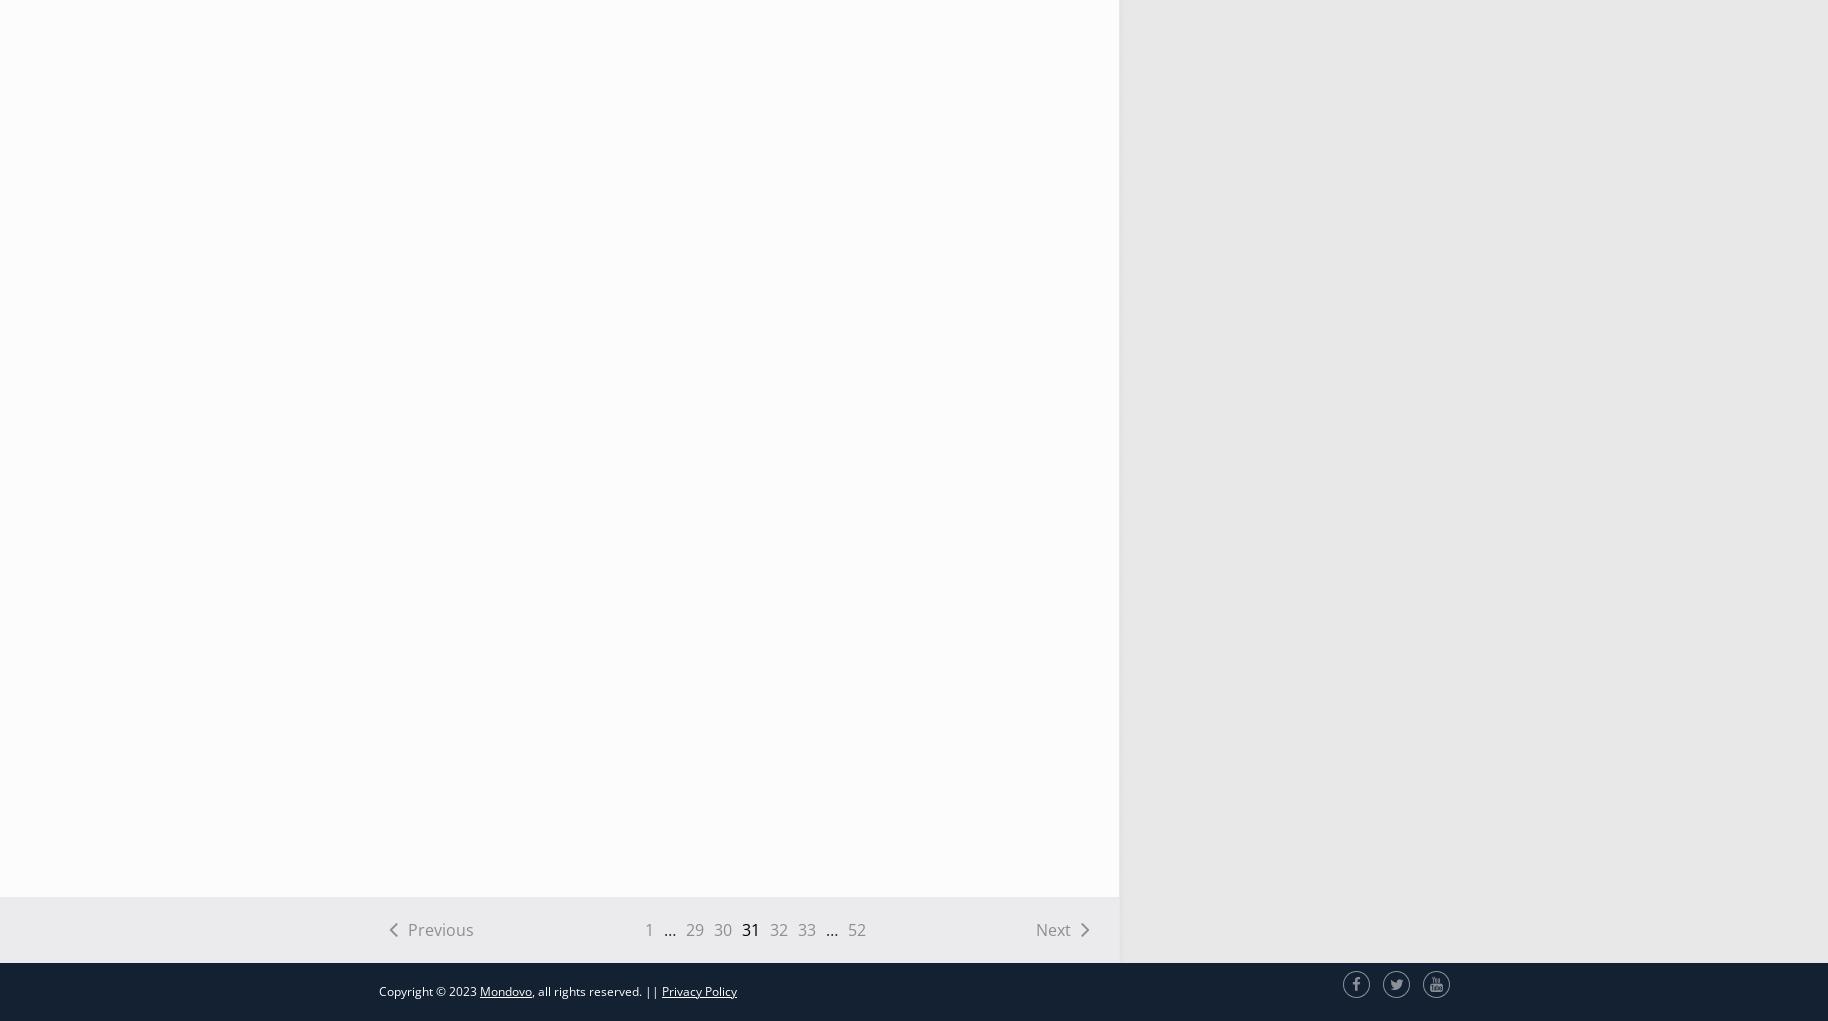 The height and width of the screenshot is (1021, 1828). What do you see at coordinates (692, 929) in the screenshot?
I see `'29'` at bounding box center [692, 929].